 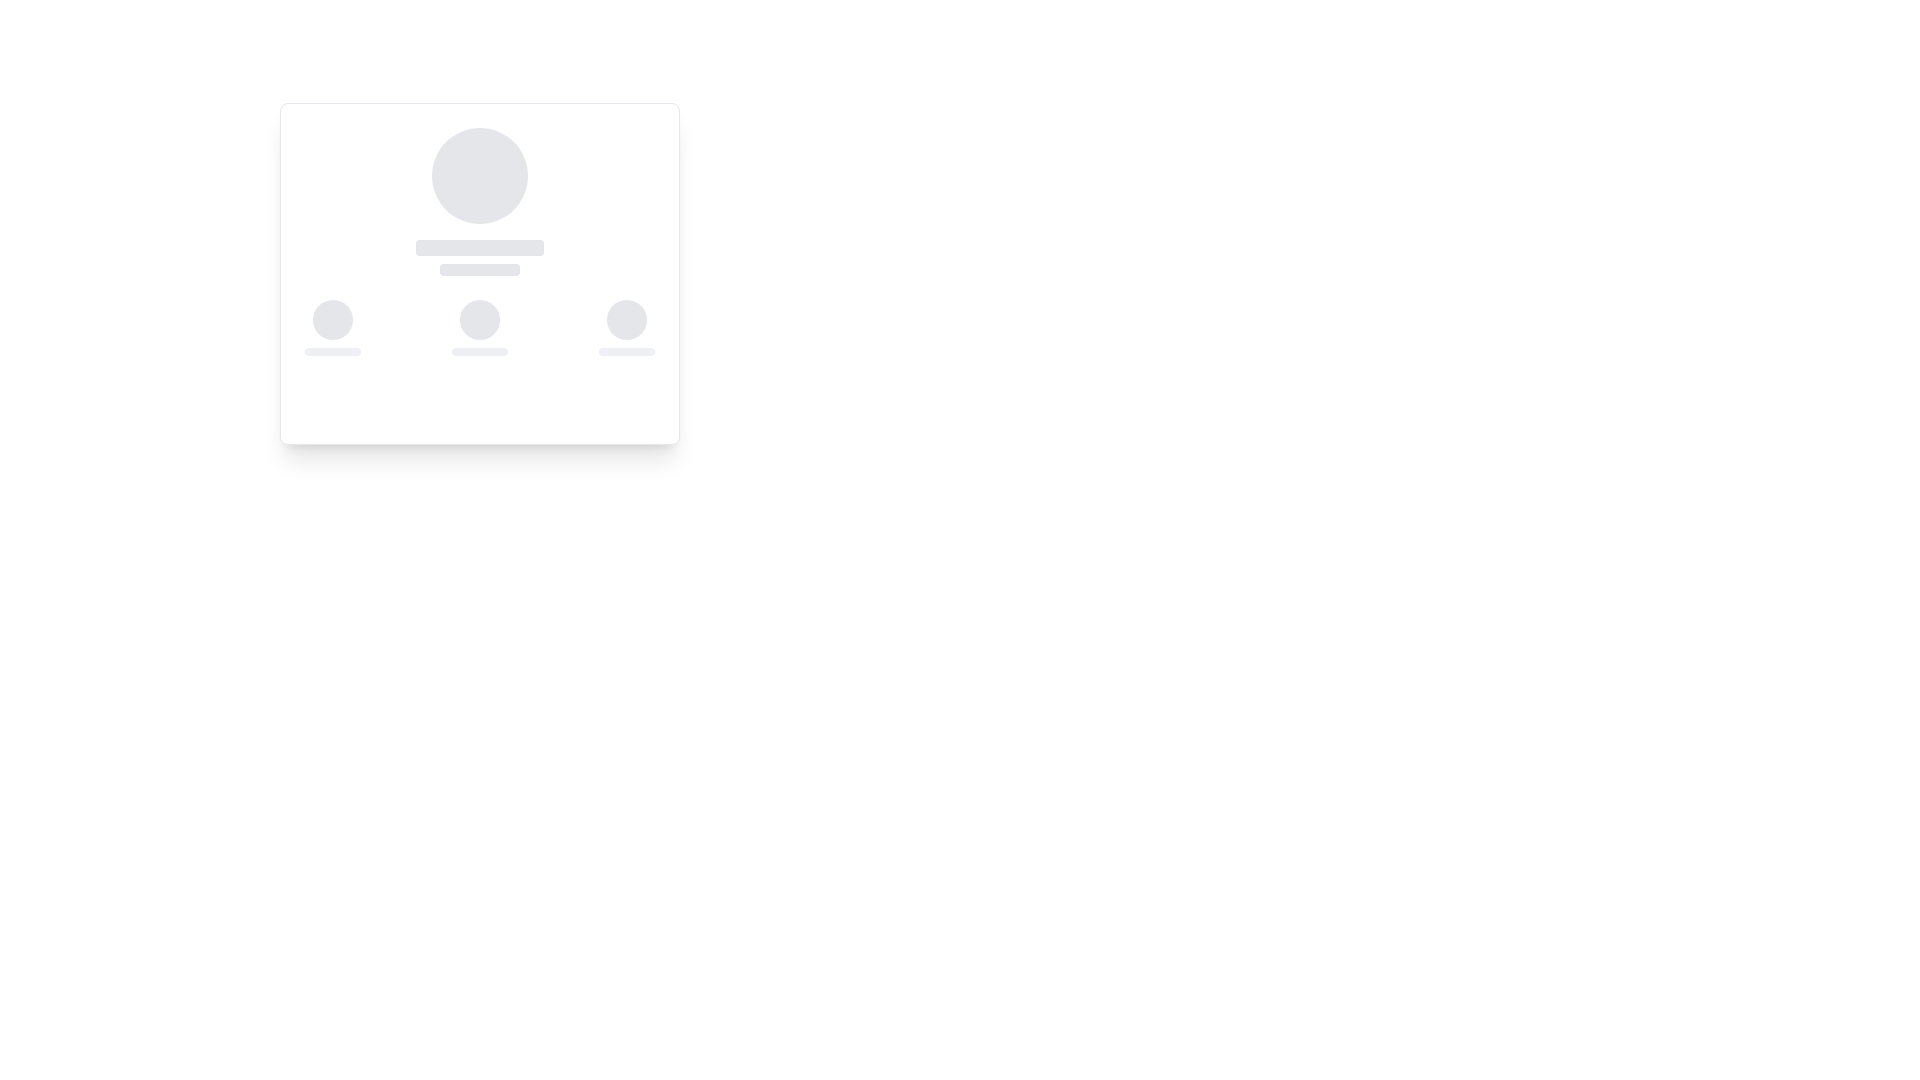 I want to click on the light gray placeholder loading indicator located at the bottom center of the card-like component, so click(x=480, y=400).